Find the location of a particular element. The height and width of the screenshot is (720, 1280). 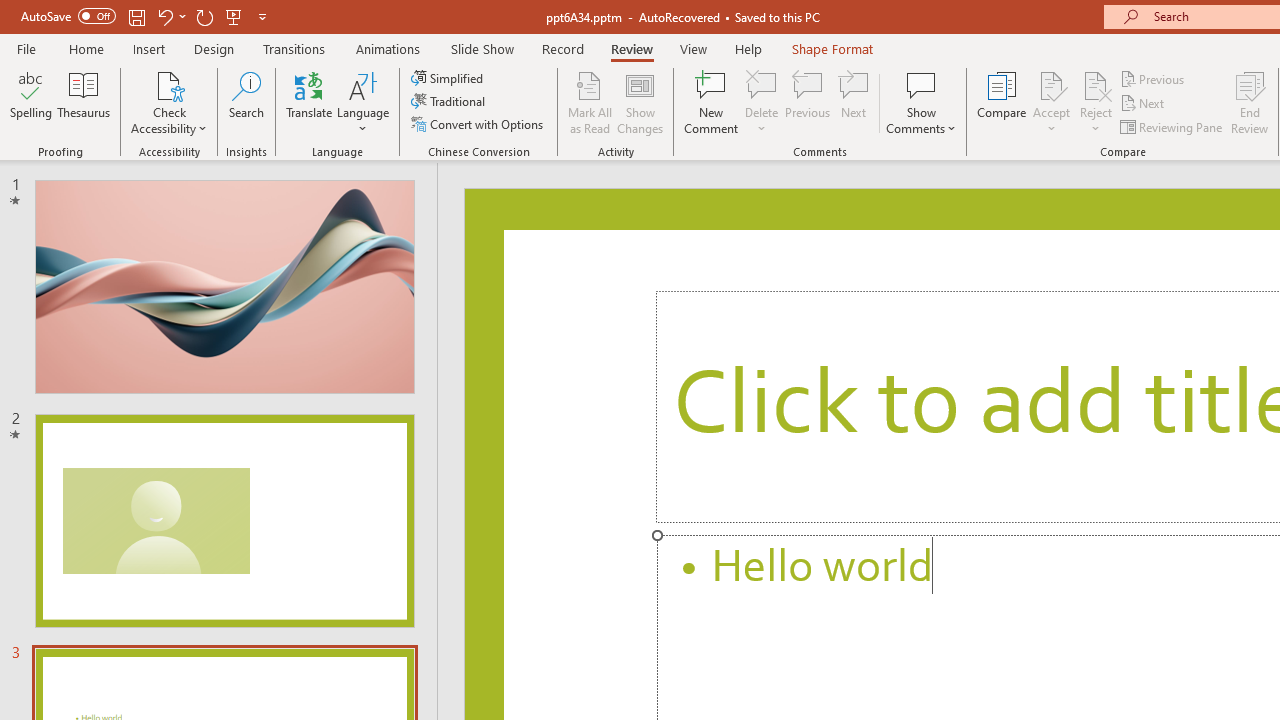

'Review' is located at coordinates (630, 48).